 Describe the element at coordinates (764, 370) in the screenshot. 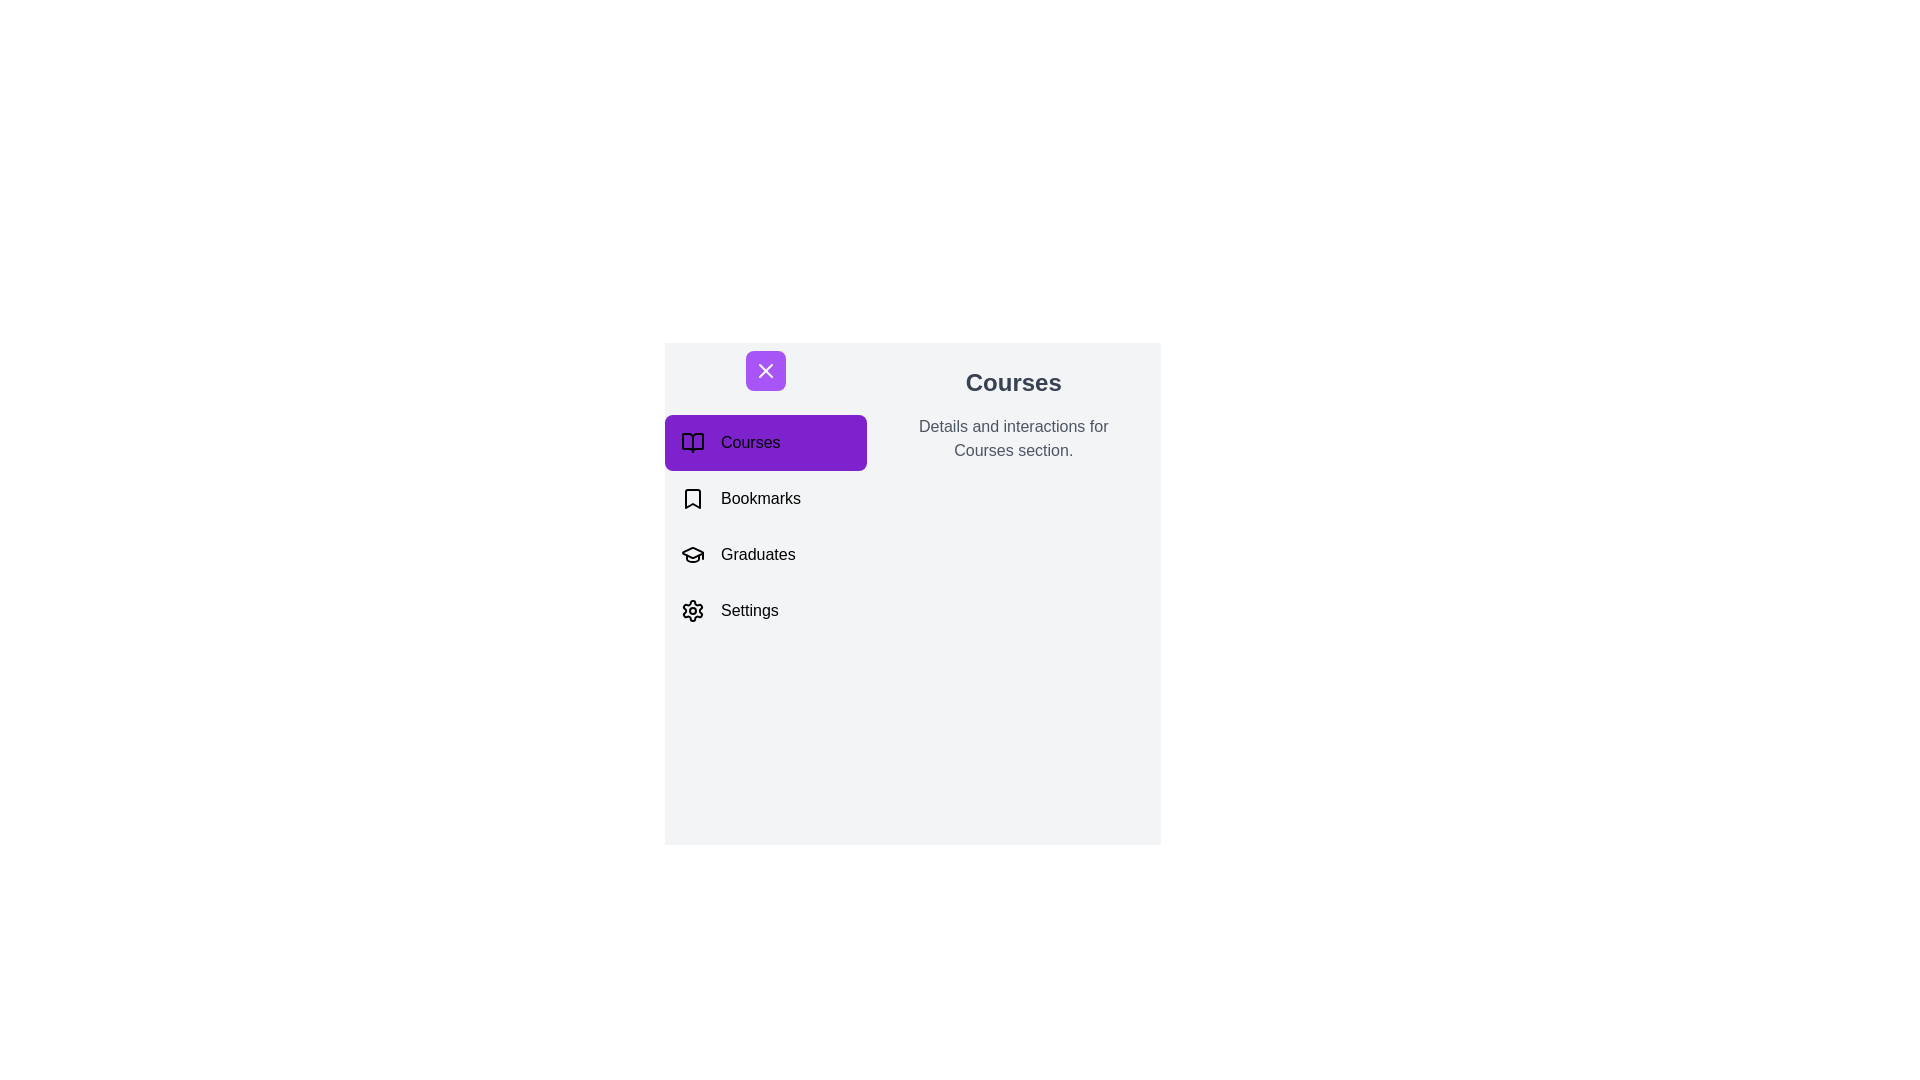

I see `the close button in the drawer` at that location.